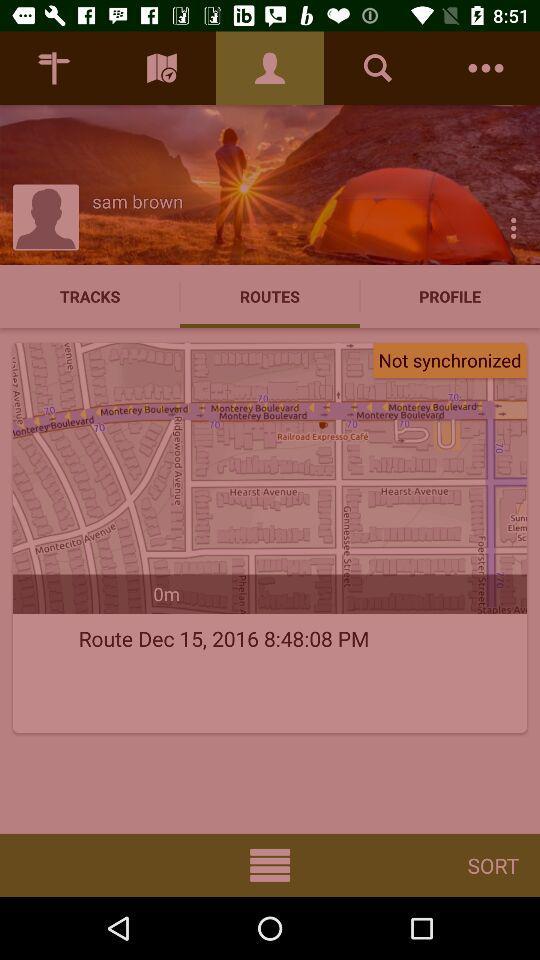  I want to click on the menu icon, so click(270, 864).